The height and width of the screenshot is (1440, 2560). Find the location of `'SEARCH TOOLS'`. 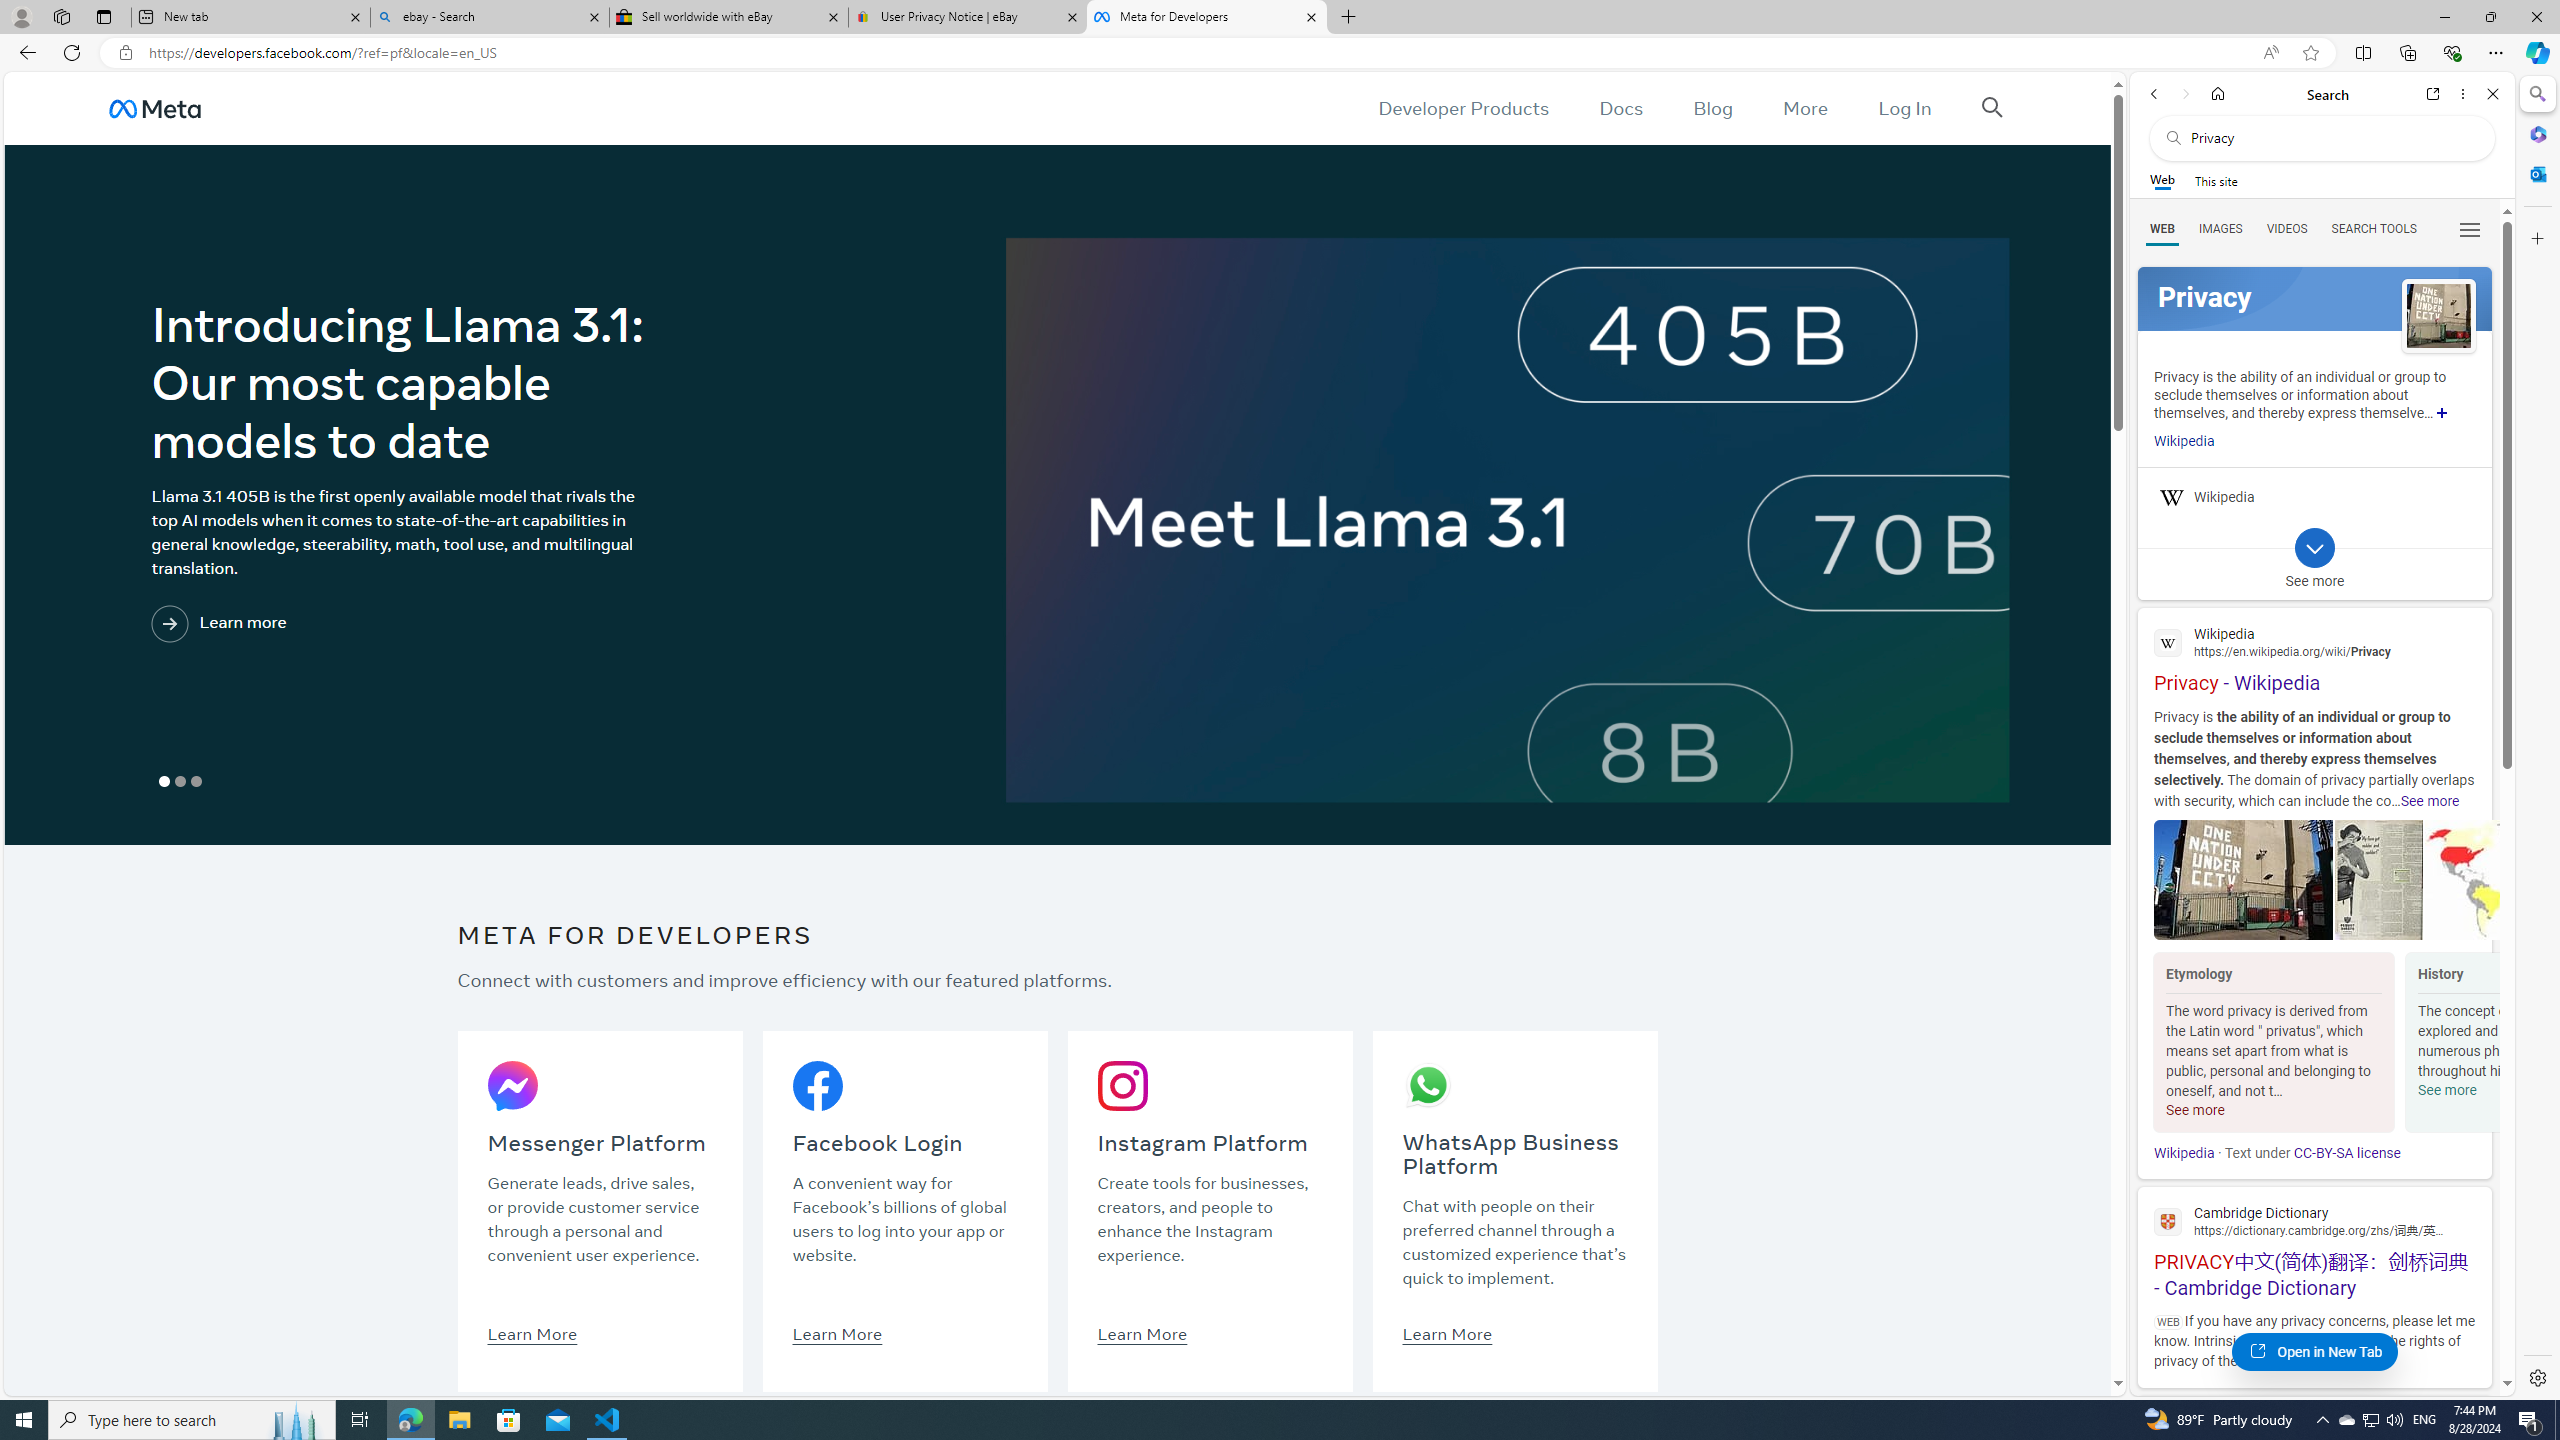

'SEARCH TOOLS' is located at coordinates (2373, 229).